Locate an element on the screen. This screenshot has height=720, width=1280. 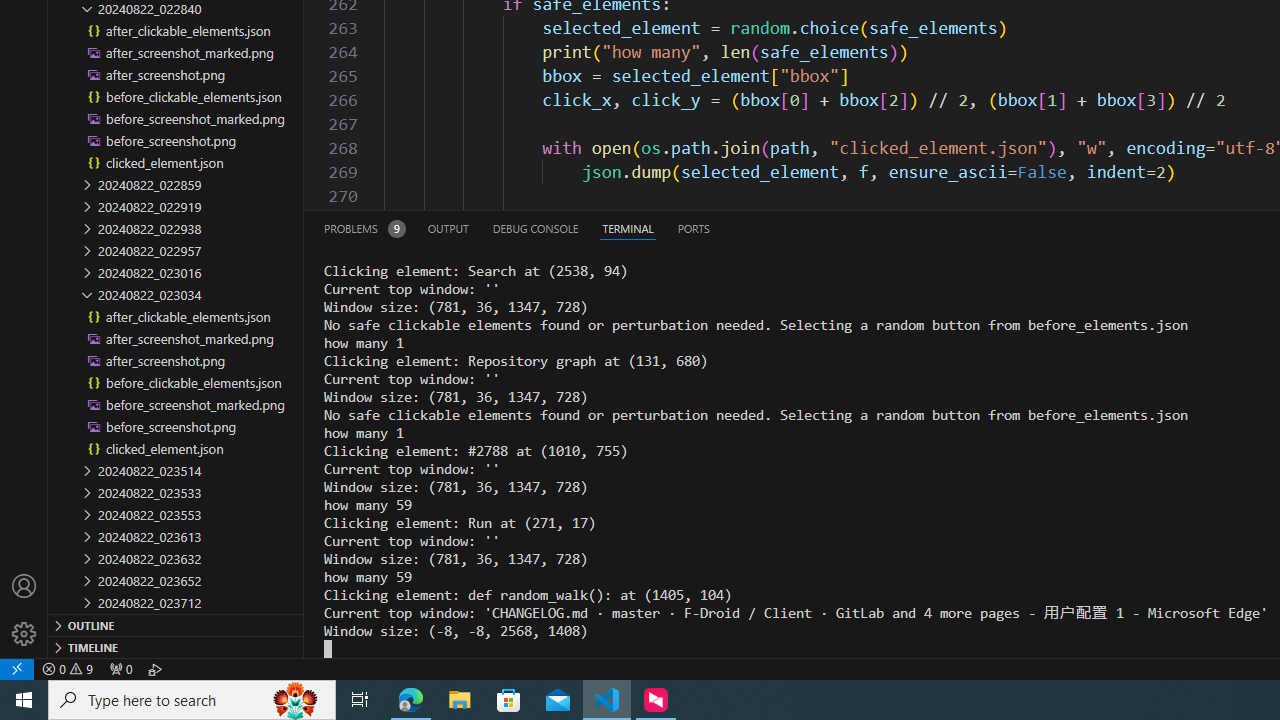
'Warnings: 9' is located at coordinates (67, 668).